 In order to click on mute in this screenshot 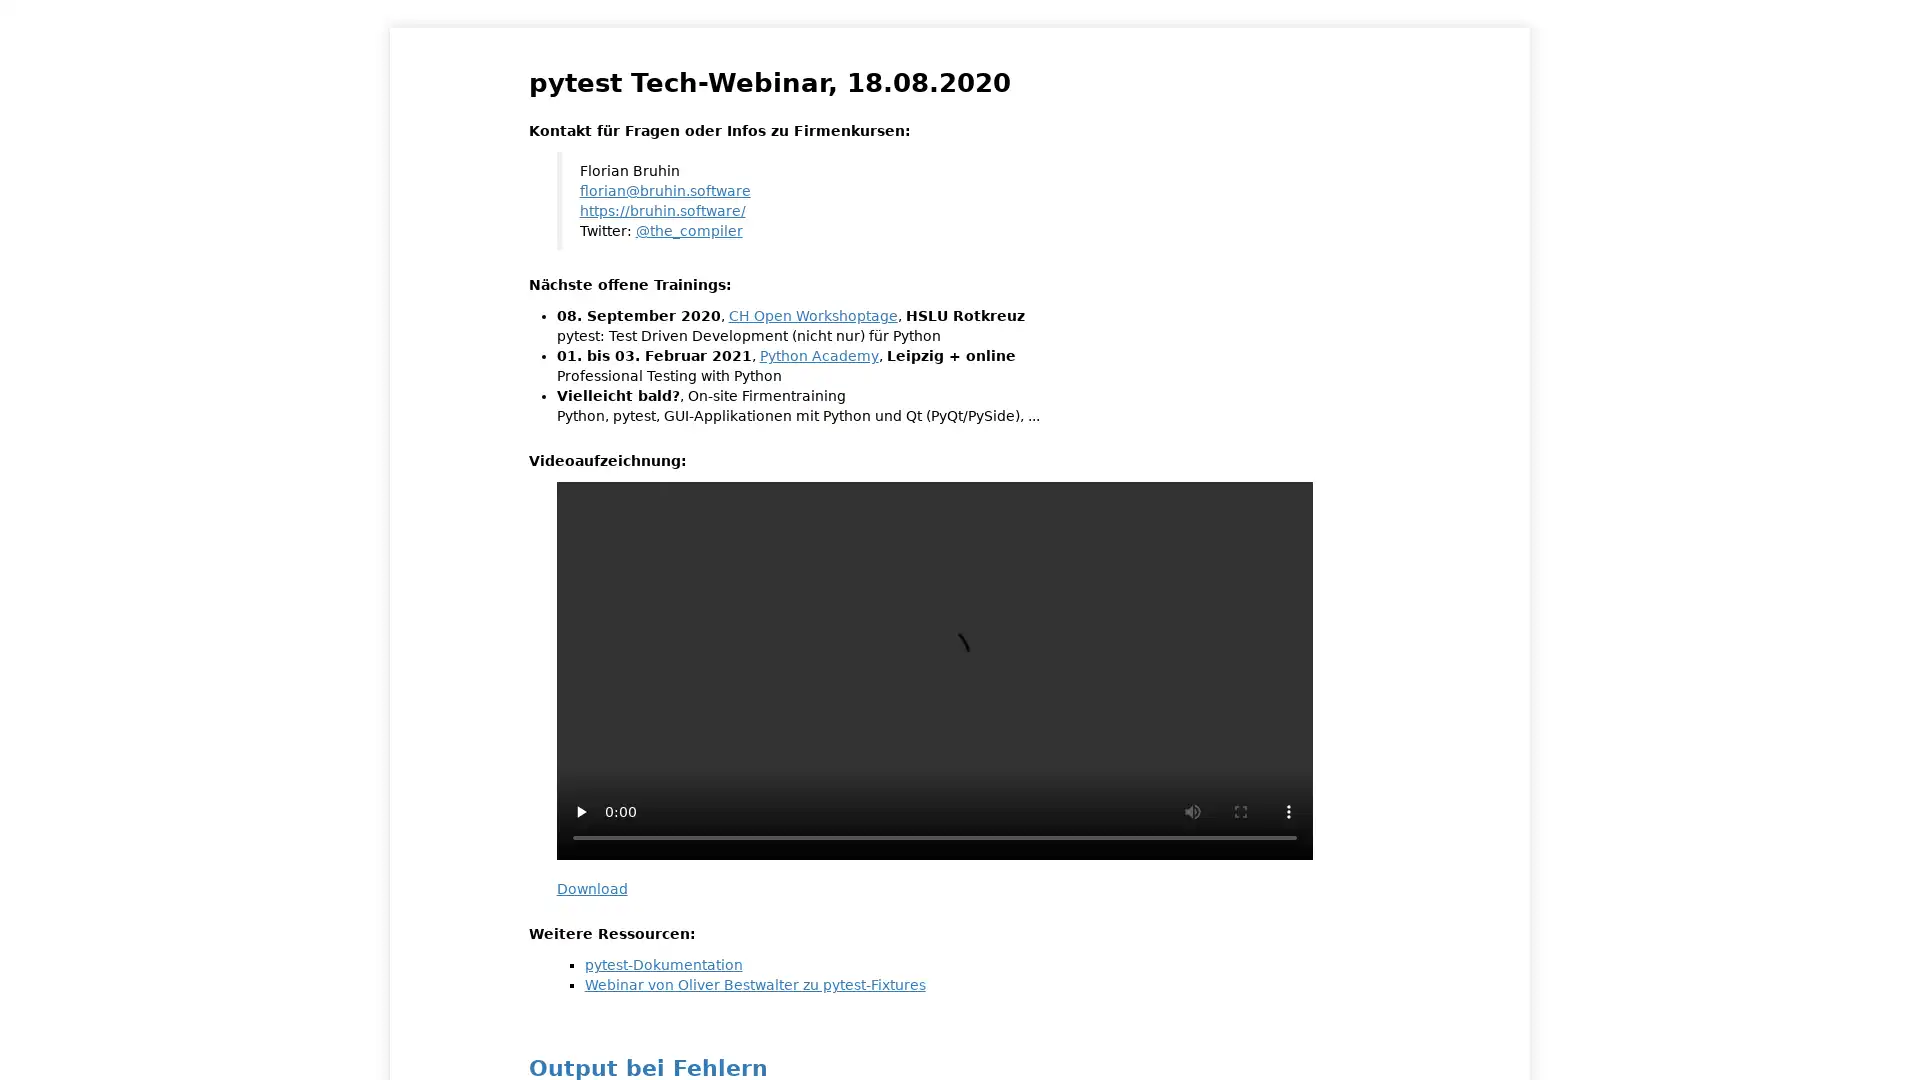, I will do `click(1191, 812)`.